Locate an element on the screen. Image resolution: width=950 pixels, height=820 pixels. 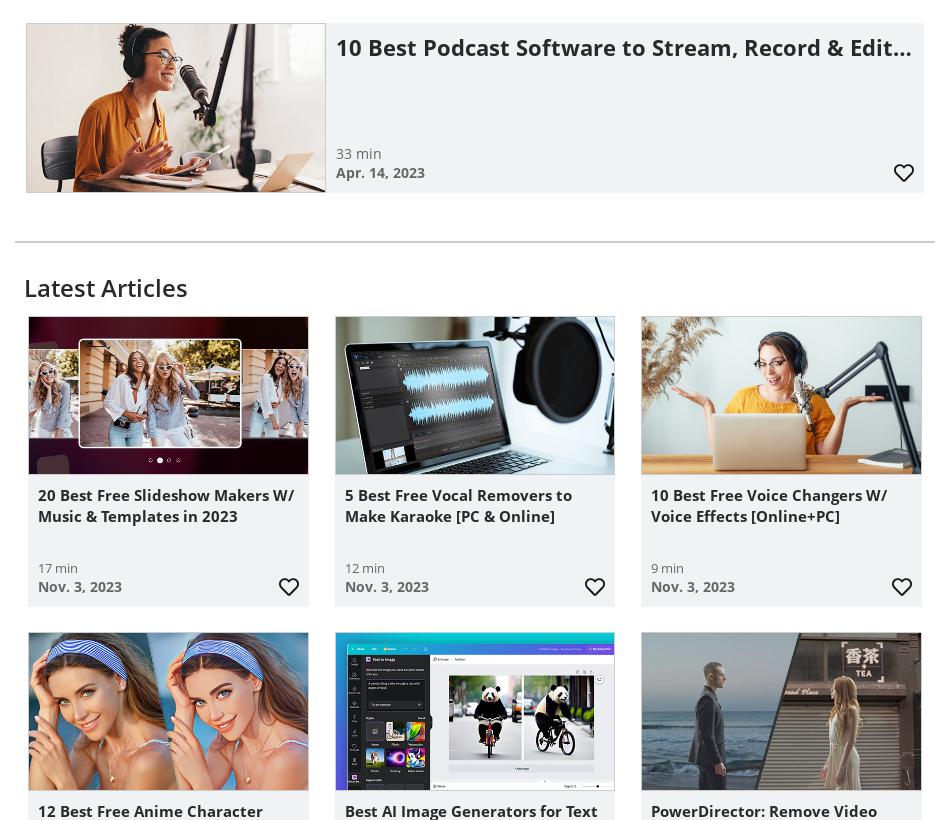
'12 min' is located at coordinates (363, 567).